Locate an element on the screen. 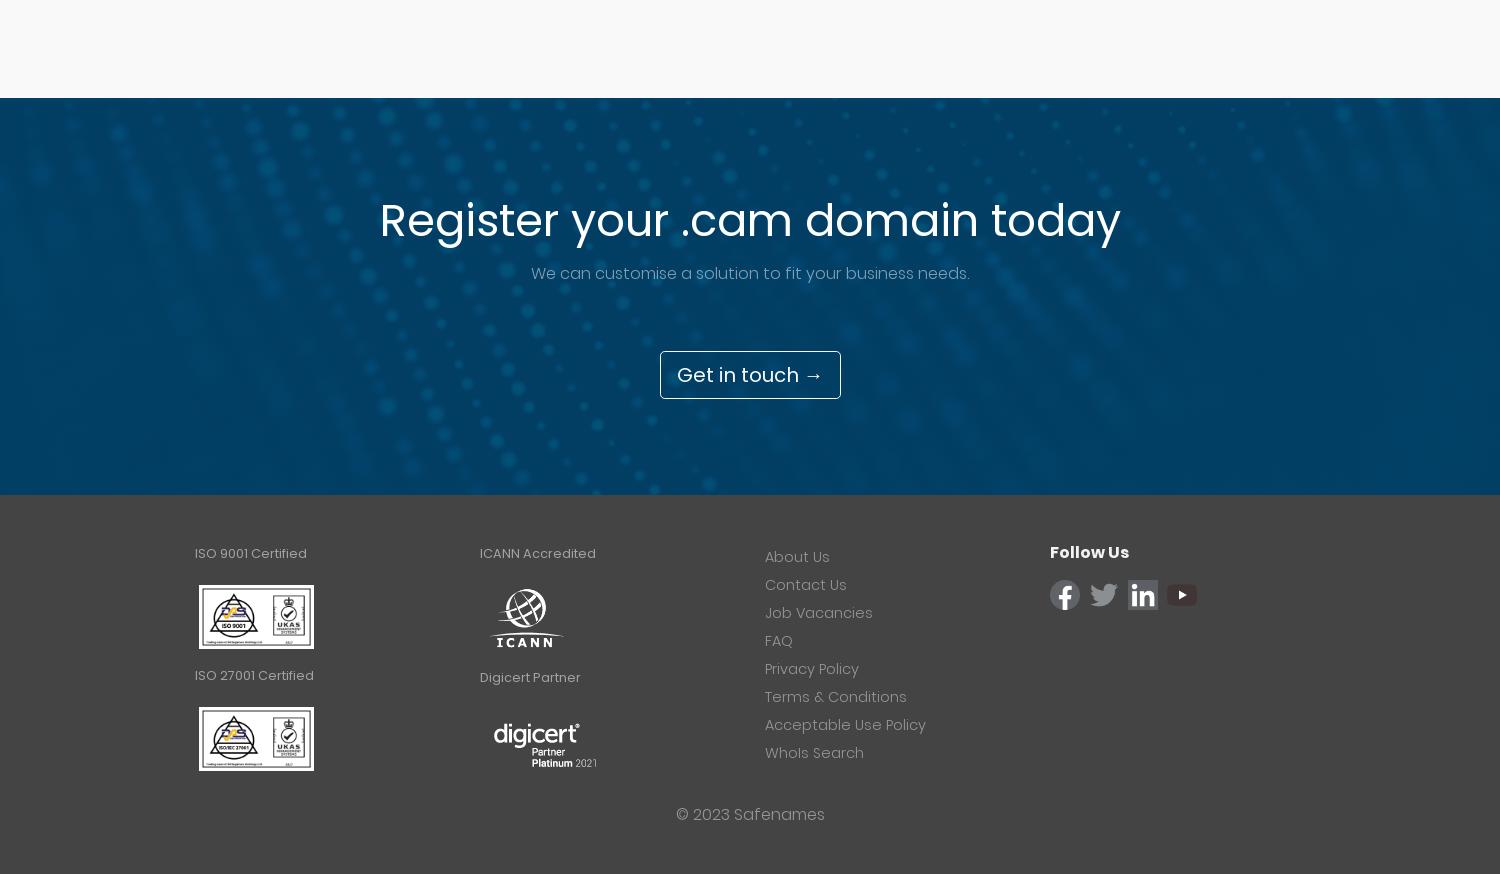 This screenshot has height=874, width=1500. 'Terms & Conditions' is located at coordinates (765, 695).